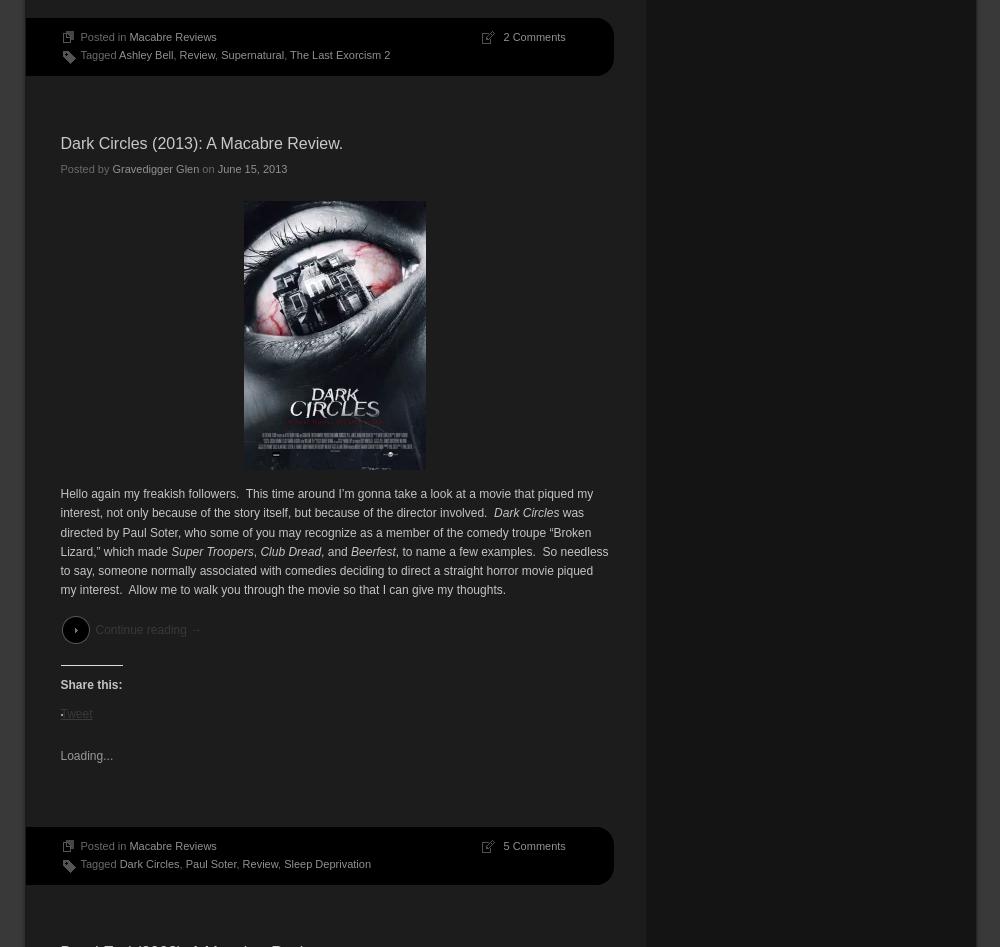 This screenshot has width=1000, height=947. Describe the element at coordinates (142, 630) in the screenshot. I see `'Continue reading'` at that location.